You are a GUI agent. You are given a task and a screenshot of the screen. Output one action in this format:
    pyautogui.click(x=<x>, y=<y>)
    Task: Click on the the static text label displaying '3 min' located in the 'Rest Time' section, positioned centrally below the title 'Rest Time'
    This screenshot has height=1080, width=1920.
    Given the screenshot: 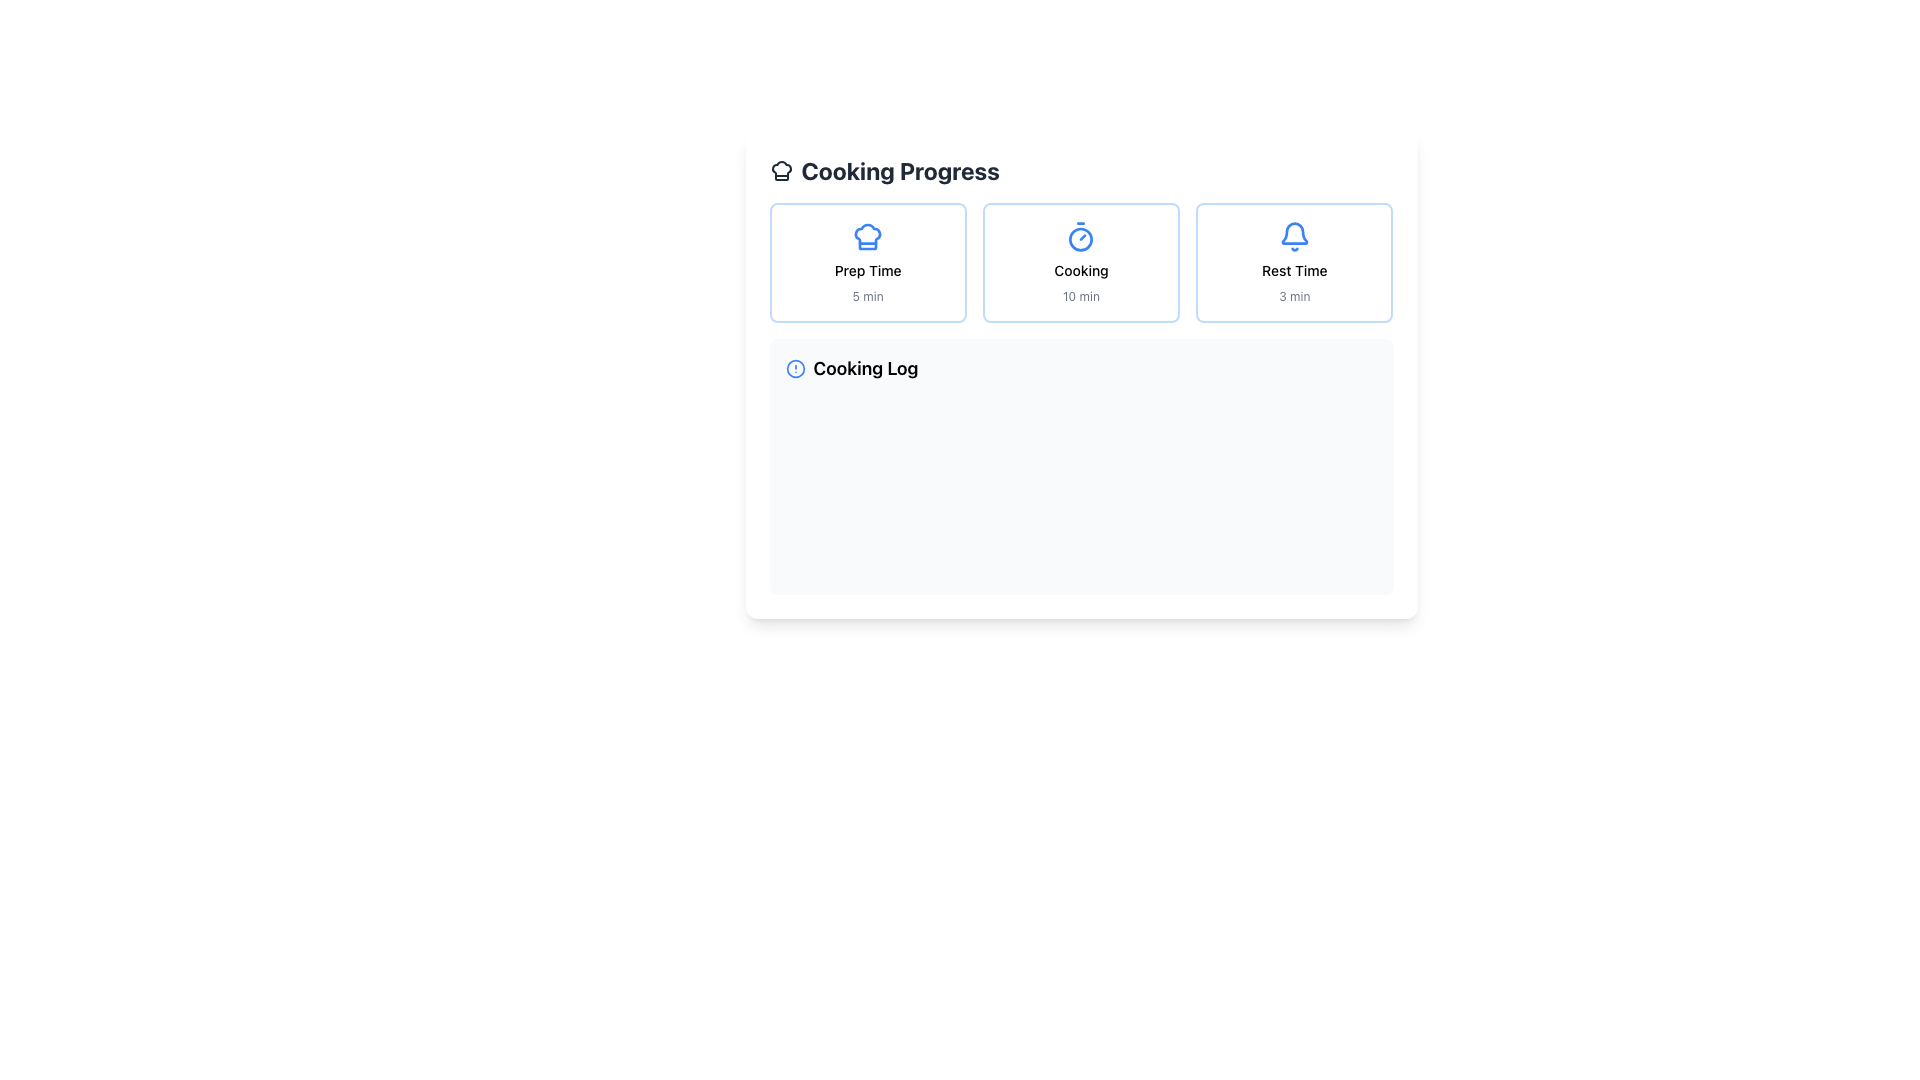 What is the action you would take?
    pyautogui.click(x=1294, y=297)
    